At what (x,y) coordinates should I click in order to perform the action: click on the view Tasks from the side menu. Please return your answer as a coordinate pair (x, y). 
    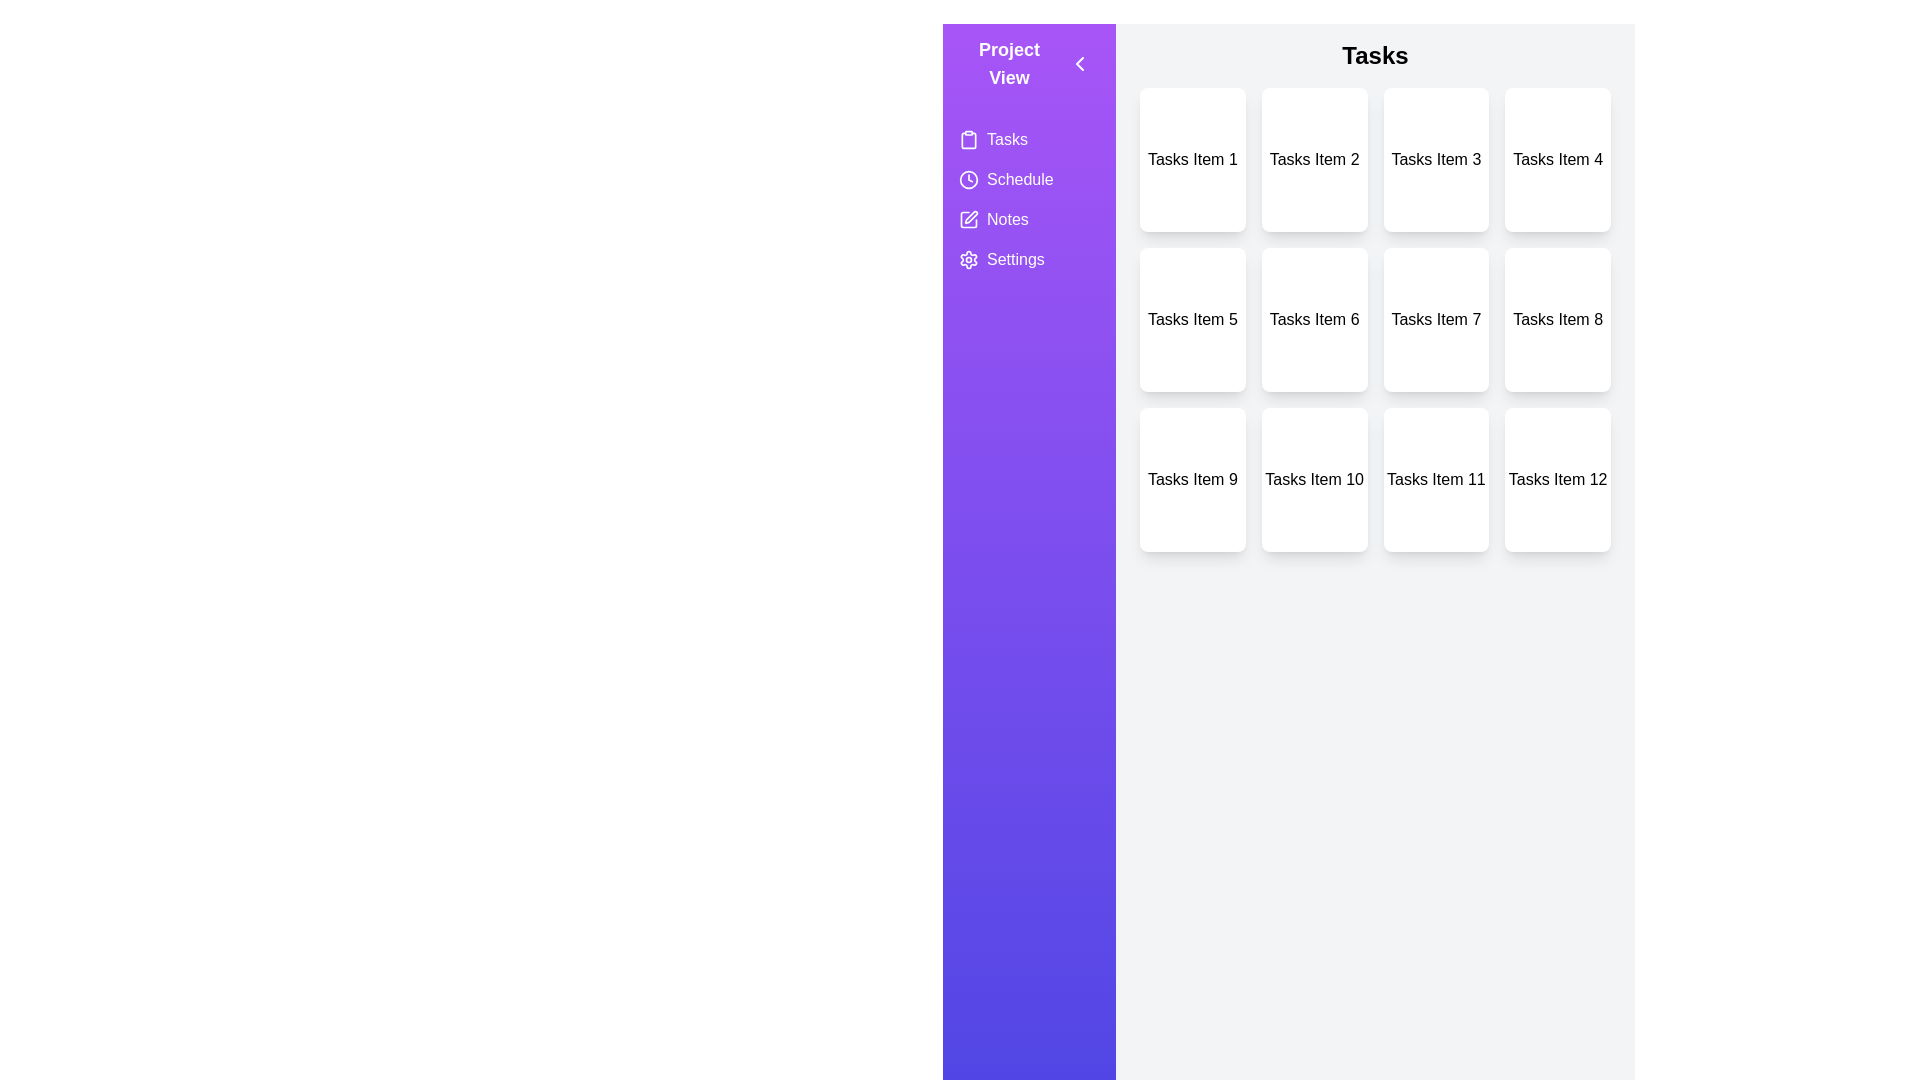
    Looking at the image, I should click on (1029, 138).